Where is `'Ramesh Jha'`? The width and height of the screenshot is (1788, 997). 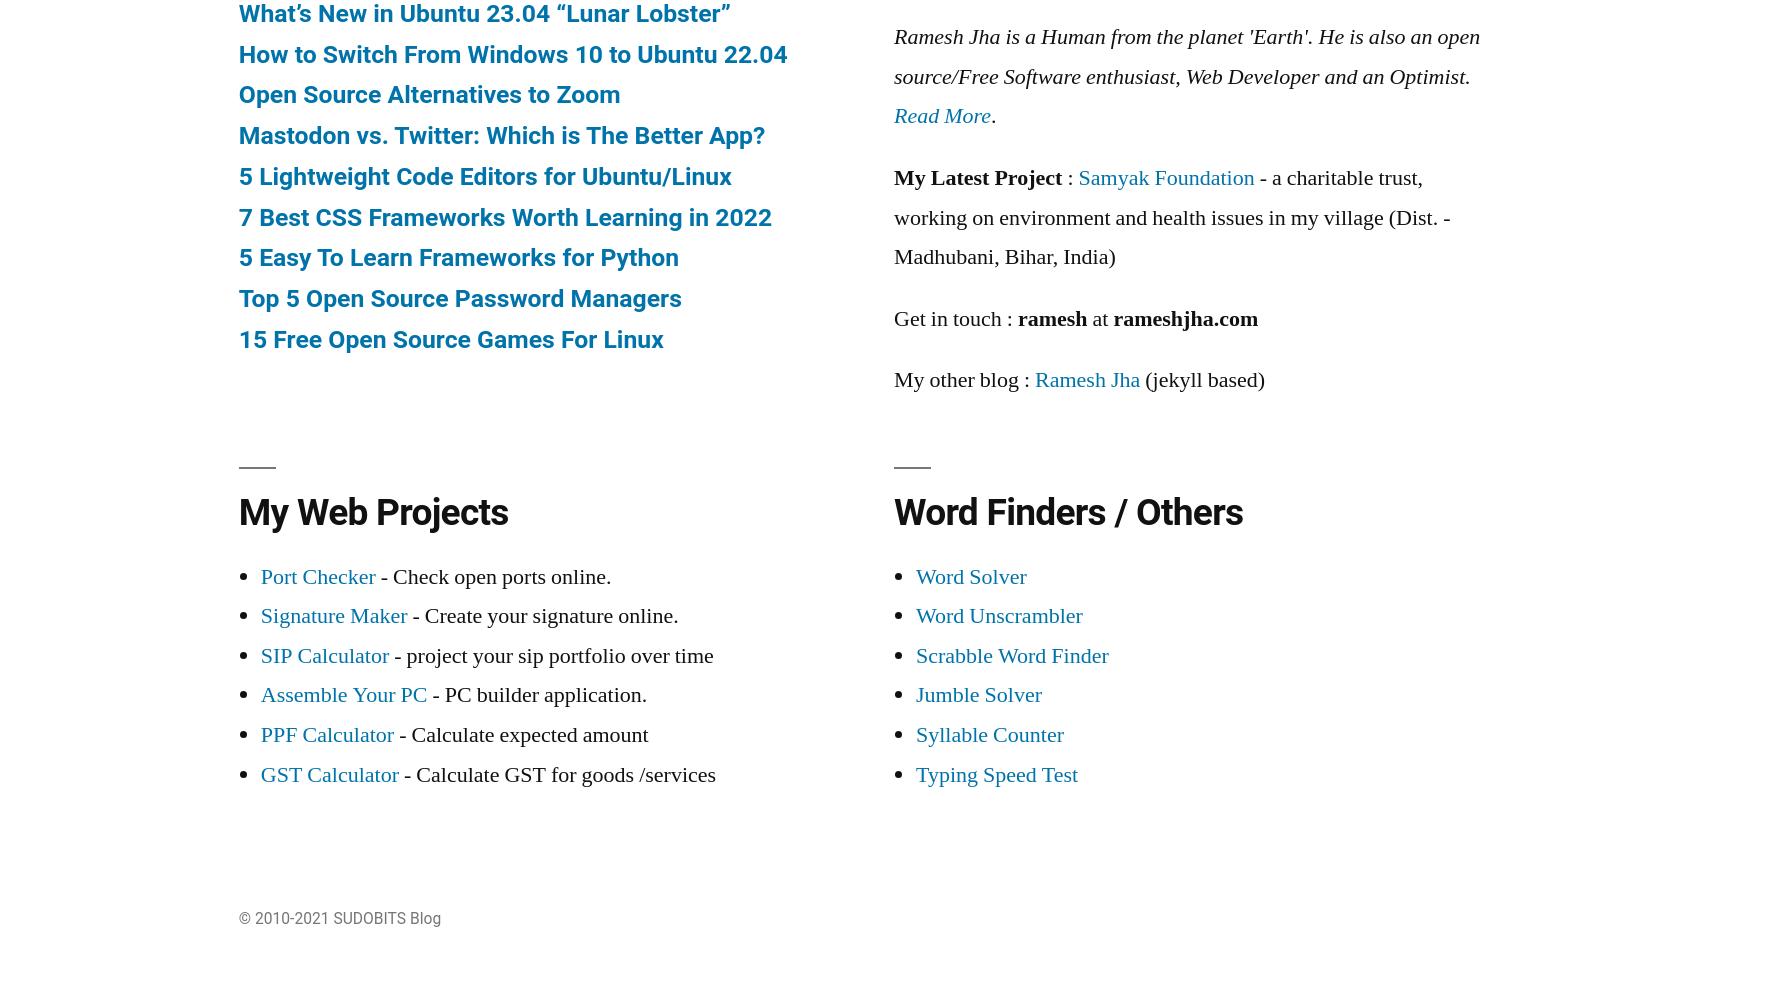
'Ramesh Jha' is located at coordinates (1087, 379).